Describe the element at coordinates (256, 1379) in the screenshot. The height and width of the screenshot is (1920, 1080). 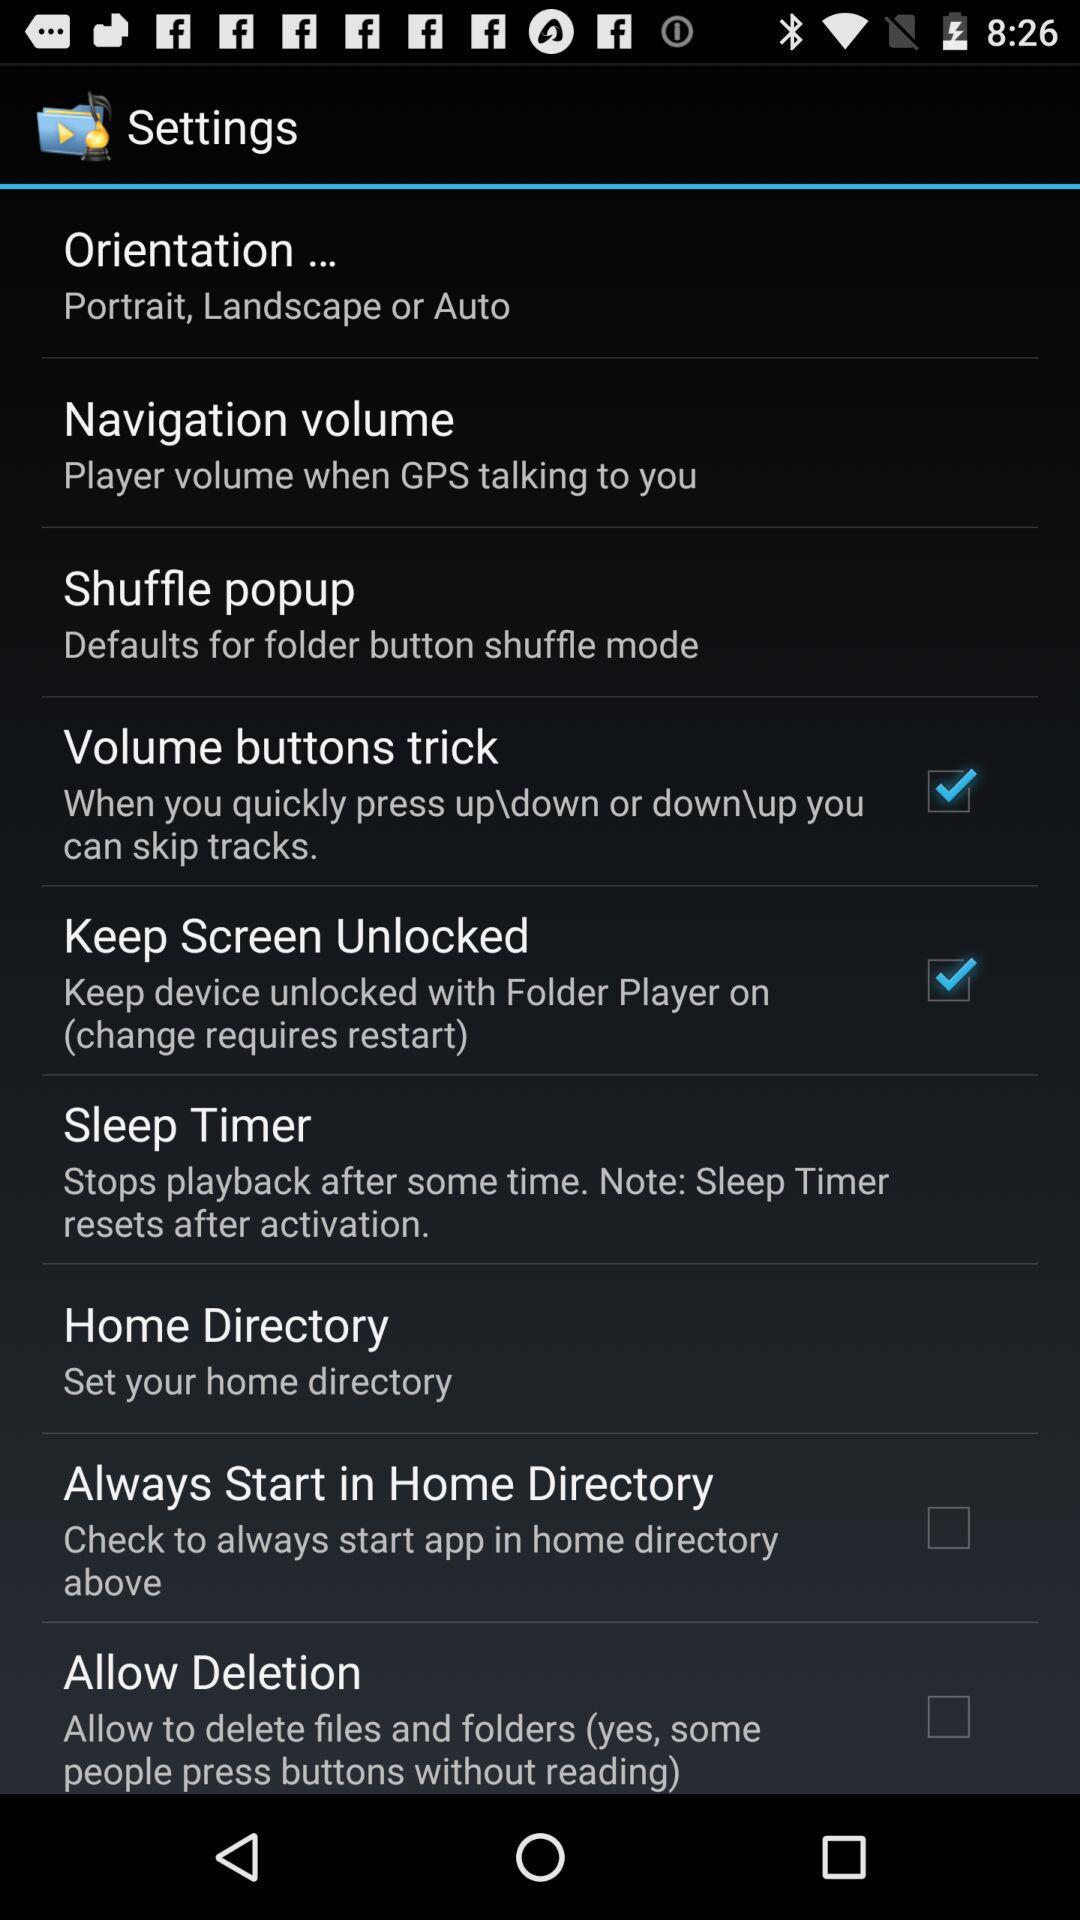
I see `item above always start in app` at that location.